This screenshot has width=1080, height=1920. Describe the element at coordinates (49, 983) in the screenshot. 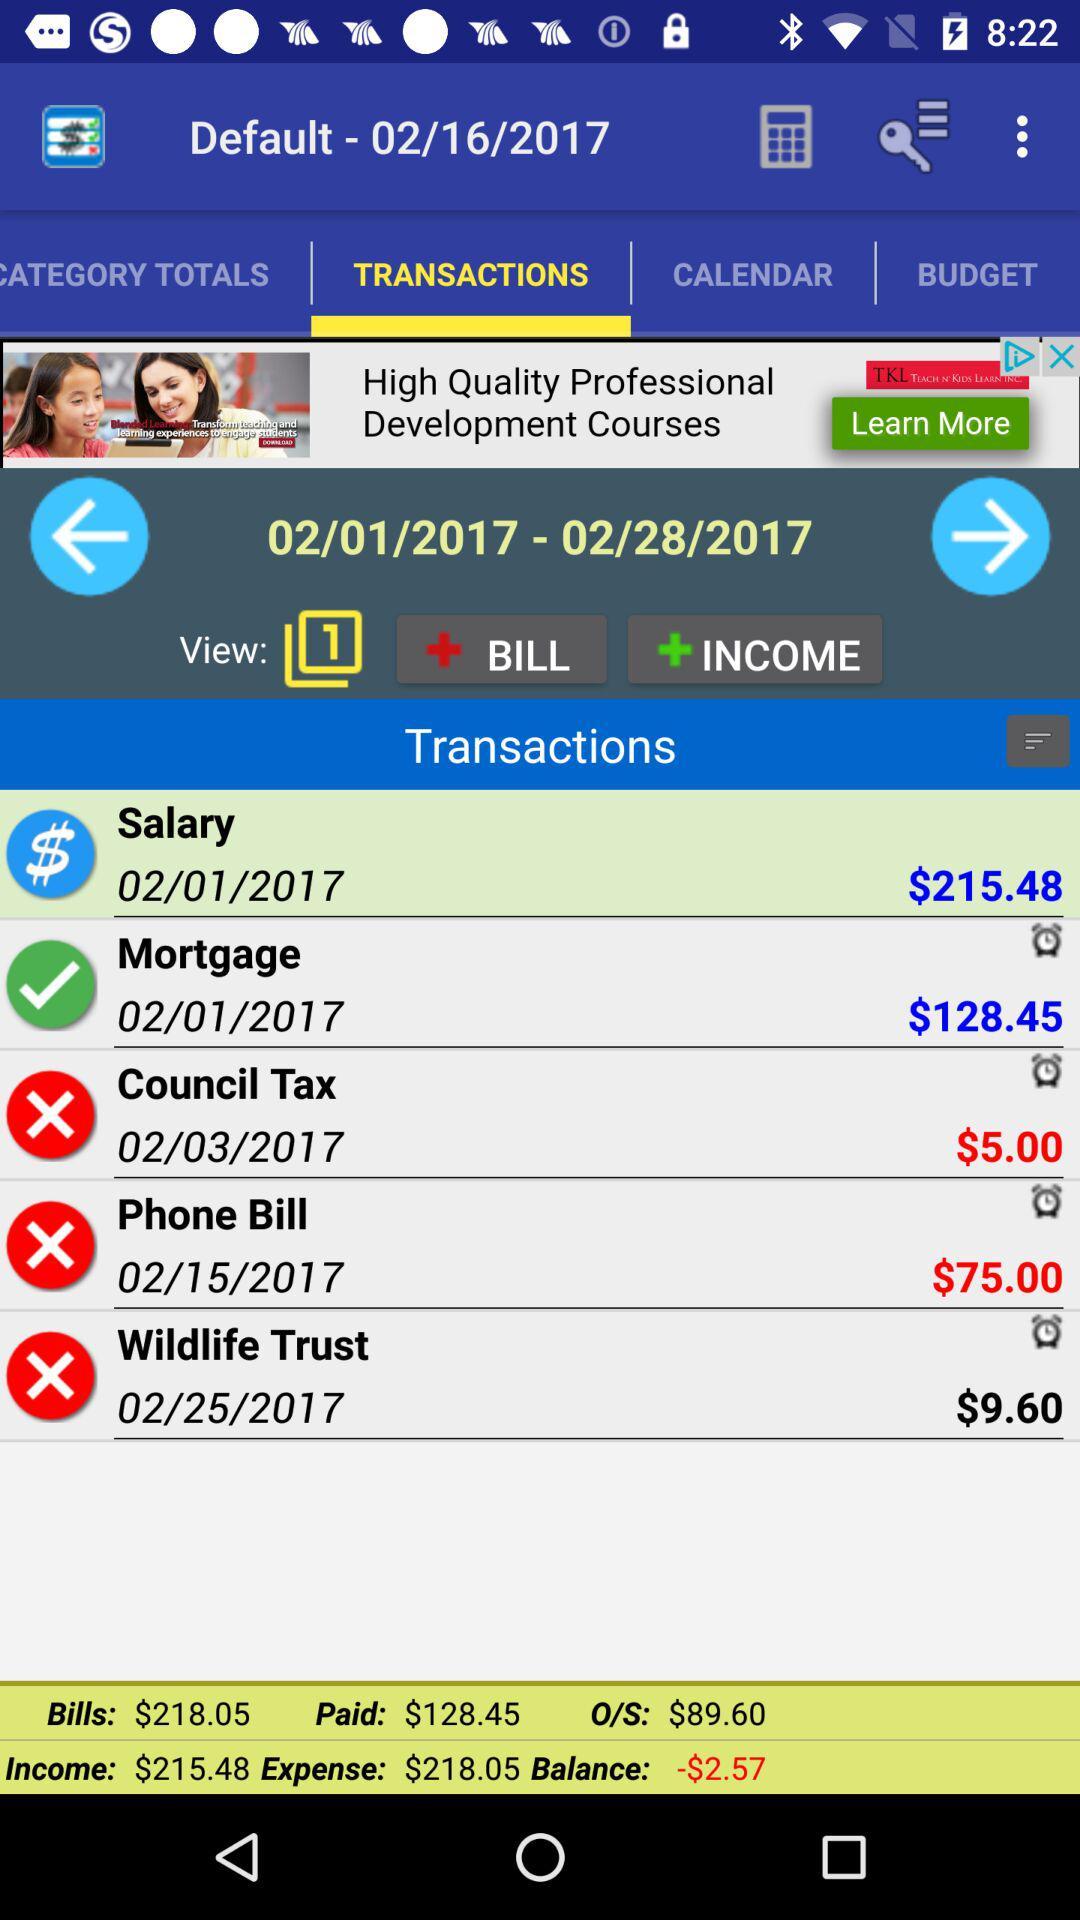

I see `transaction` at that location.